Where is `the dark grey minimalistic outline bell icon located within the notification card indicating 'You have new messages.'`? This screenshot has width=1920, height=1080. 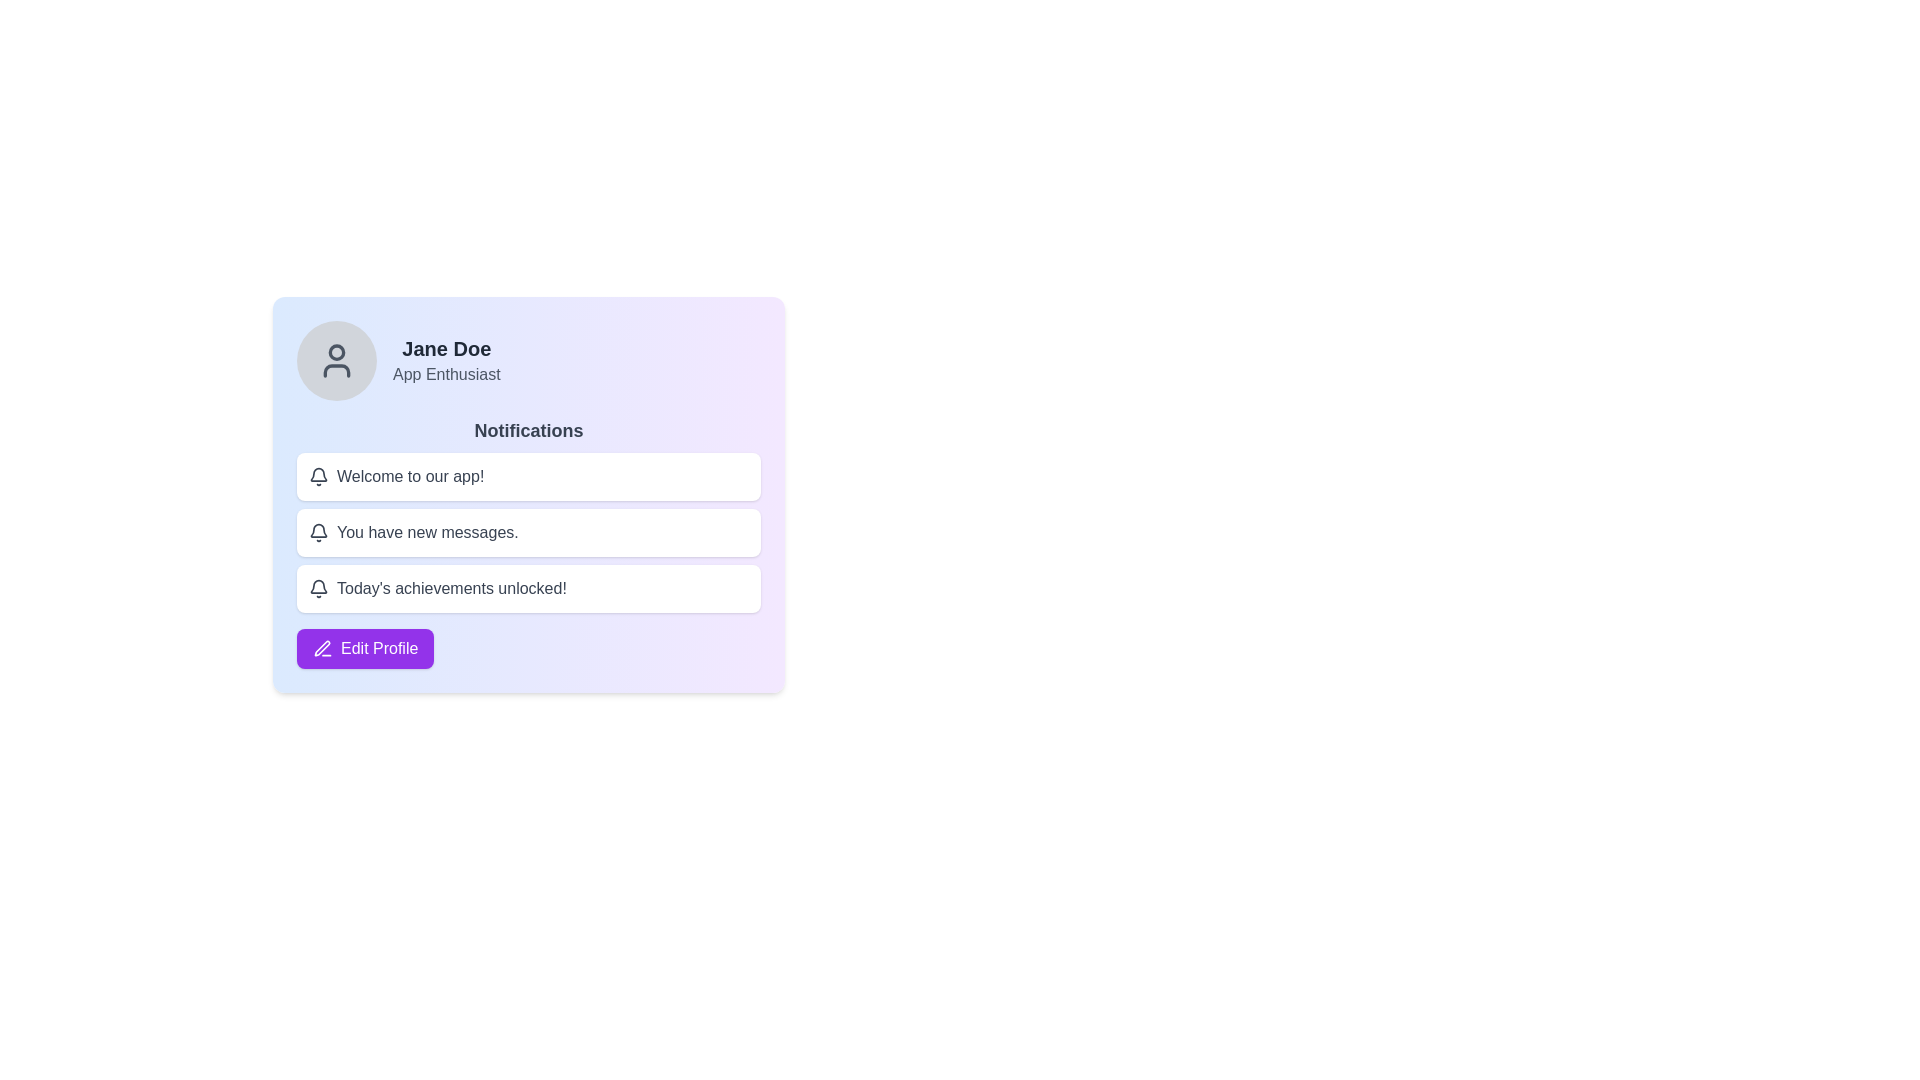
the dark grey minimalistic outline bell icon located within the notification card indicating 'You have new messages.' is located at coordinates (317, 531).